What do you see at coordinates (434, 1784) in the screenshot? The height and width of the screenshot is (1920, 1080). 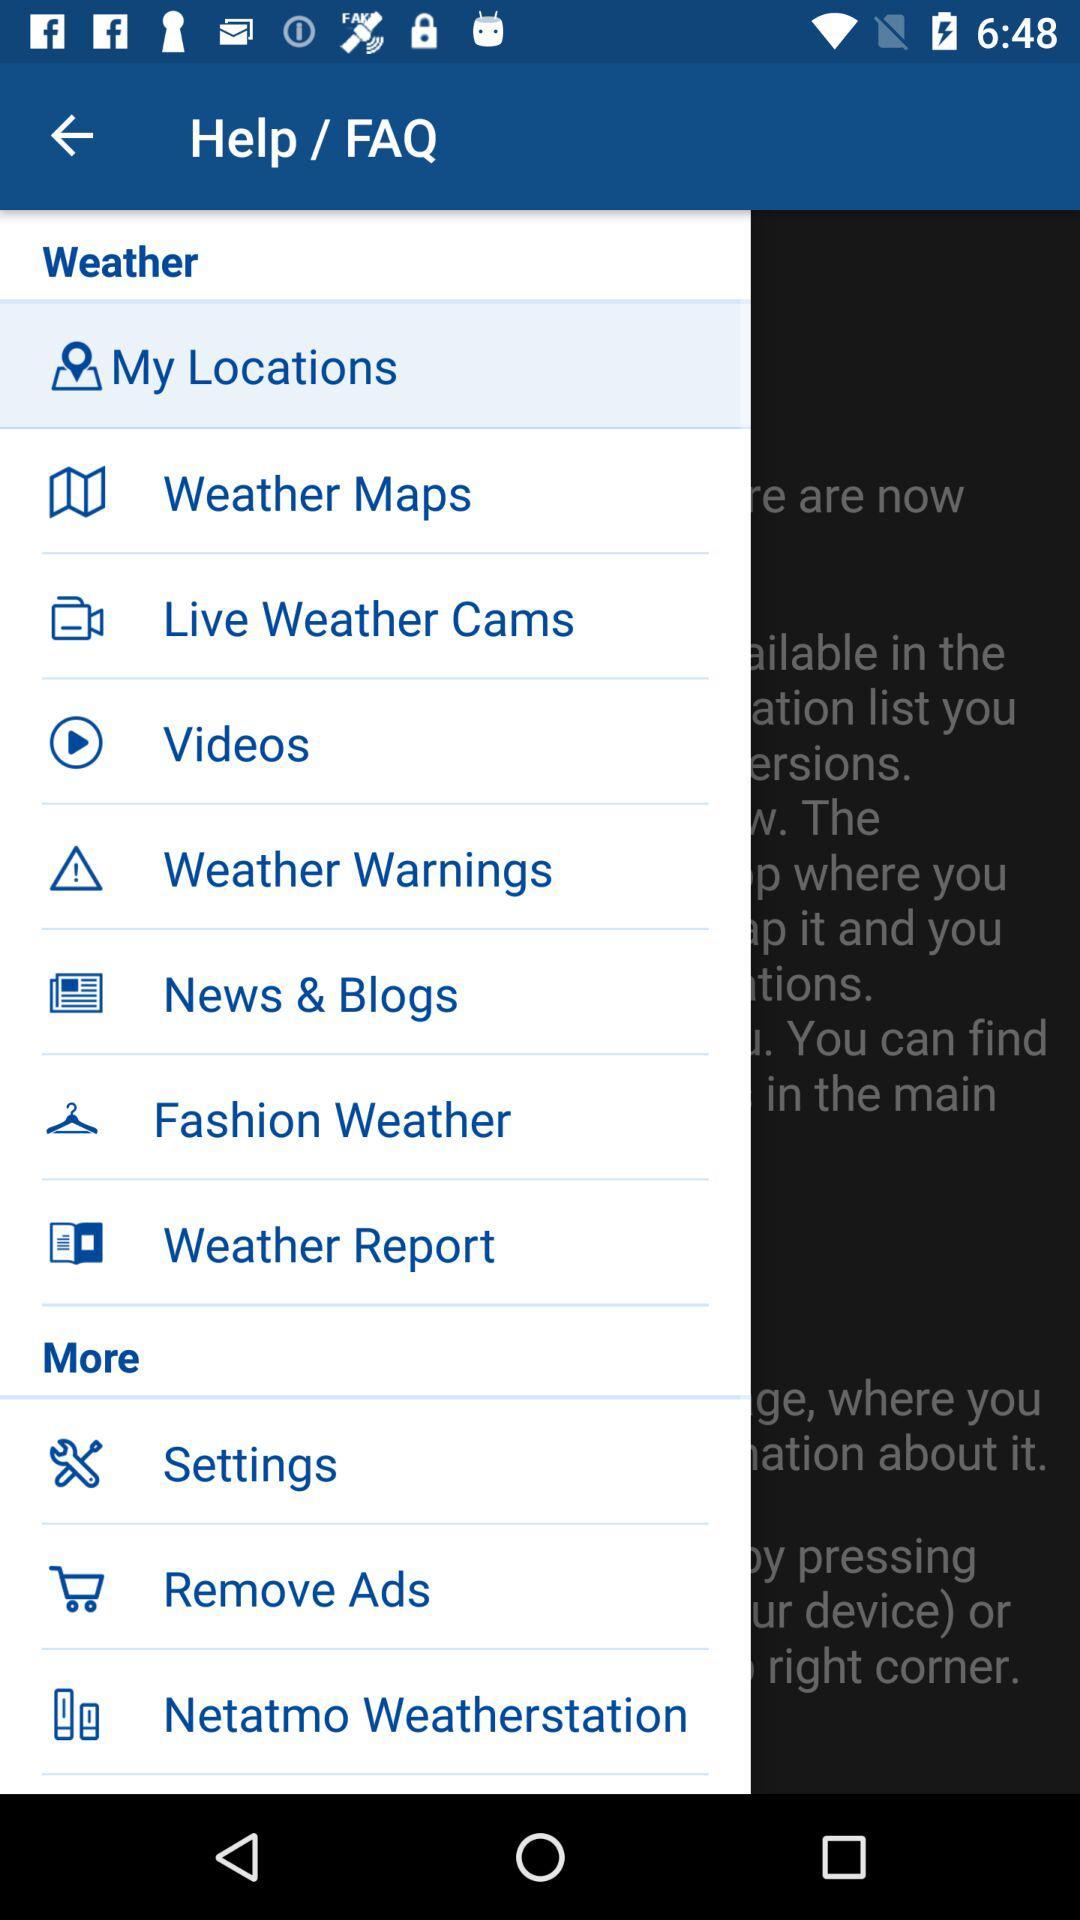 I see `imprint` at bounding box center [434, 1784].